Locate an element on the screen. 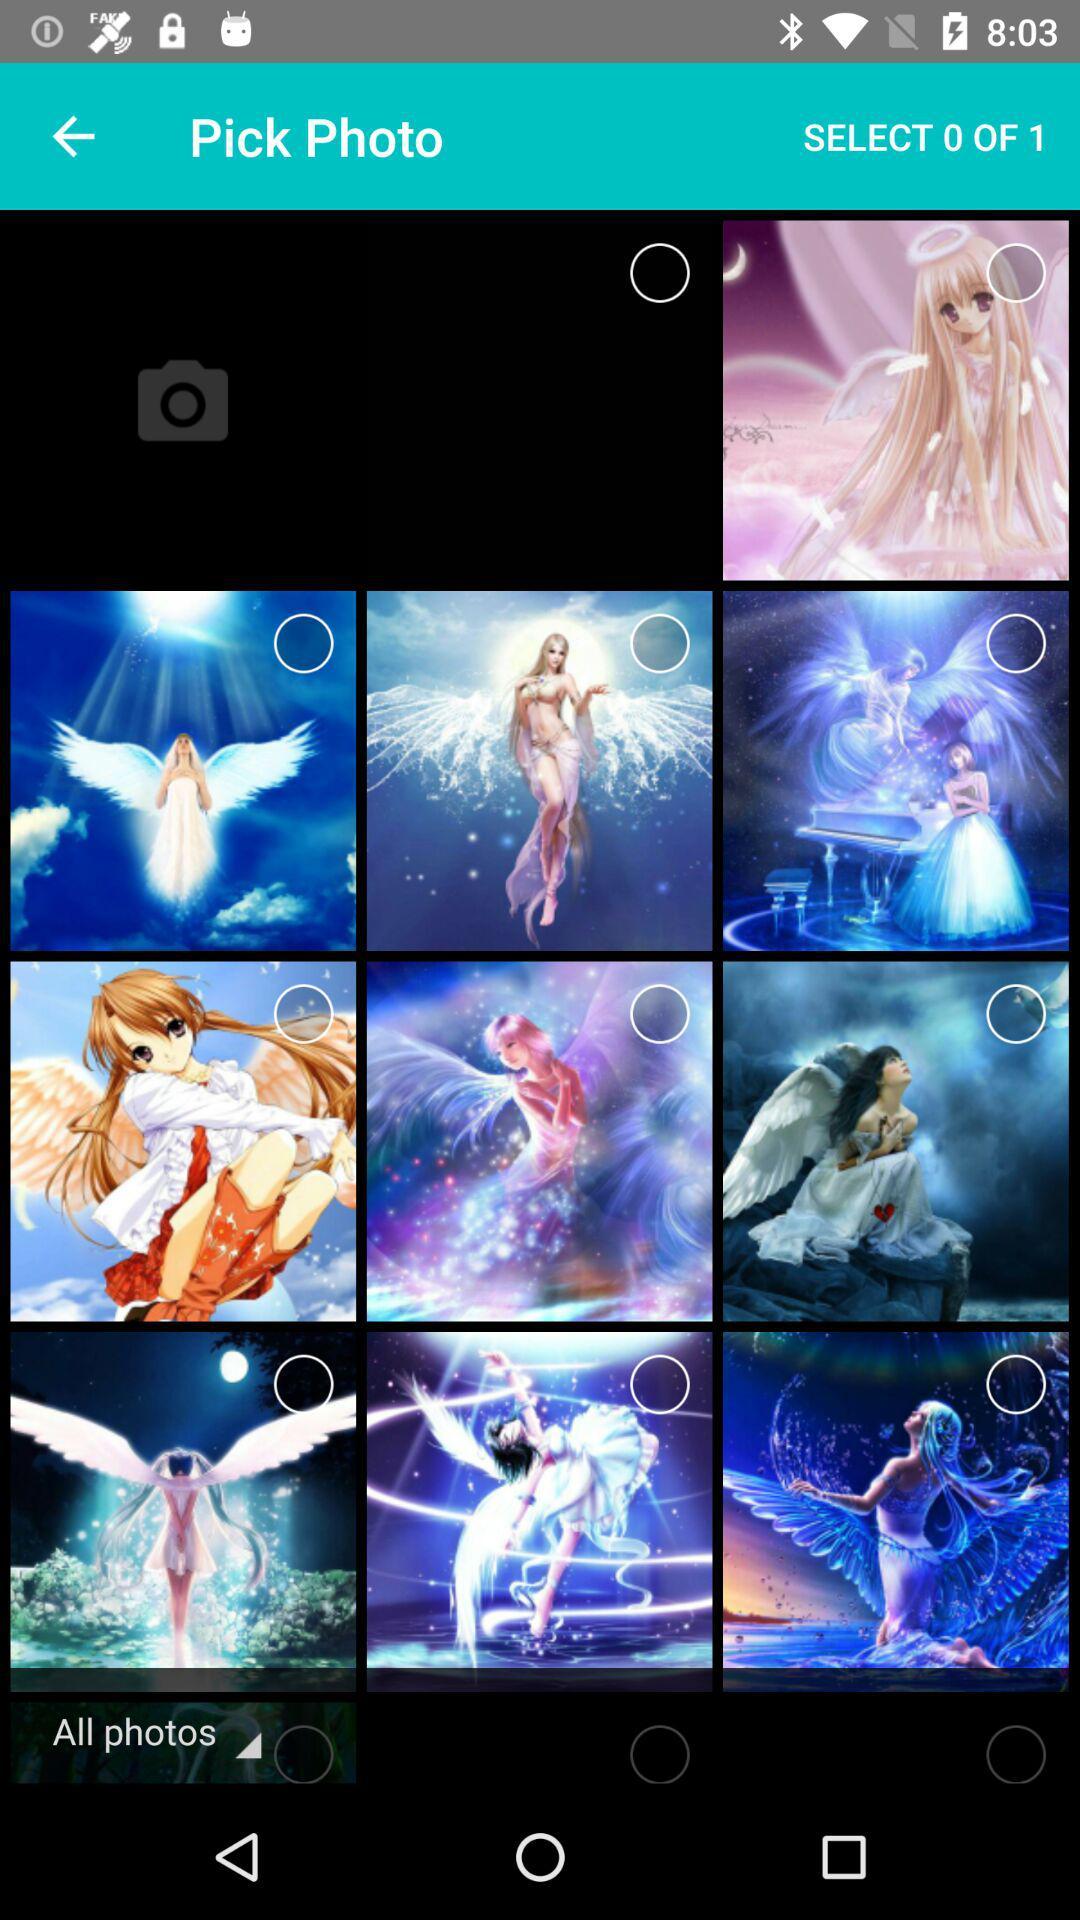  photo s is located at coordinates (1016, 643).